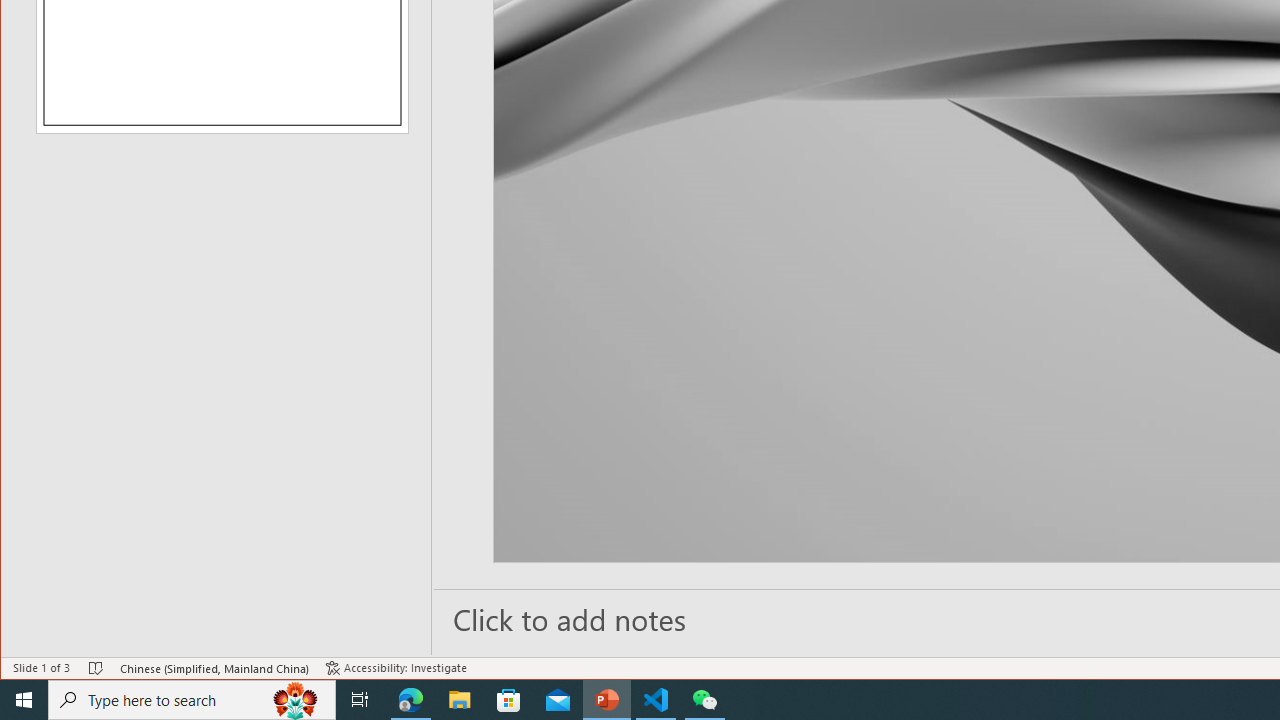 The width and height of the screenshot is (1280, 720). Describe the element at coordinates (656, 698) in the screenshot. I see `'Visual Studio Code - 1 running window'` at that location.